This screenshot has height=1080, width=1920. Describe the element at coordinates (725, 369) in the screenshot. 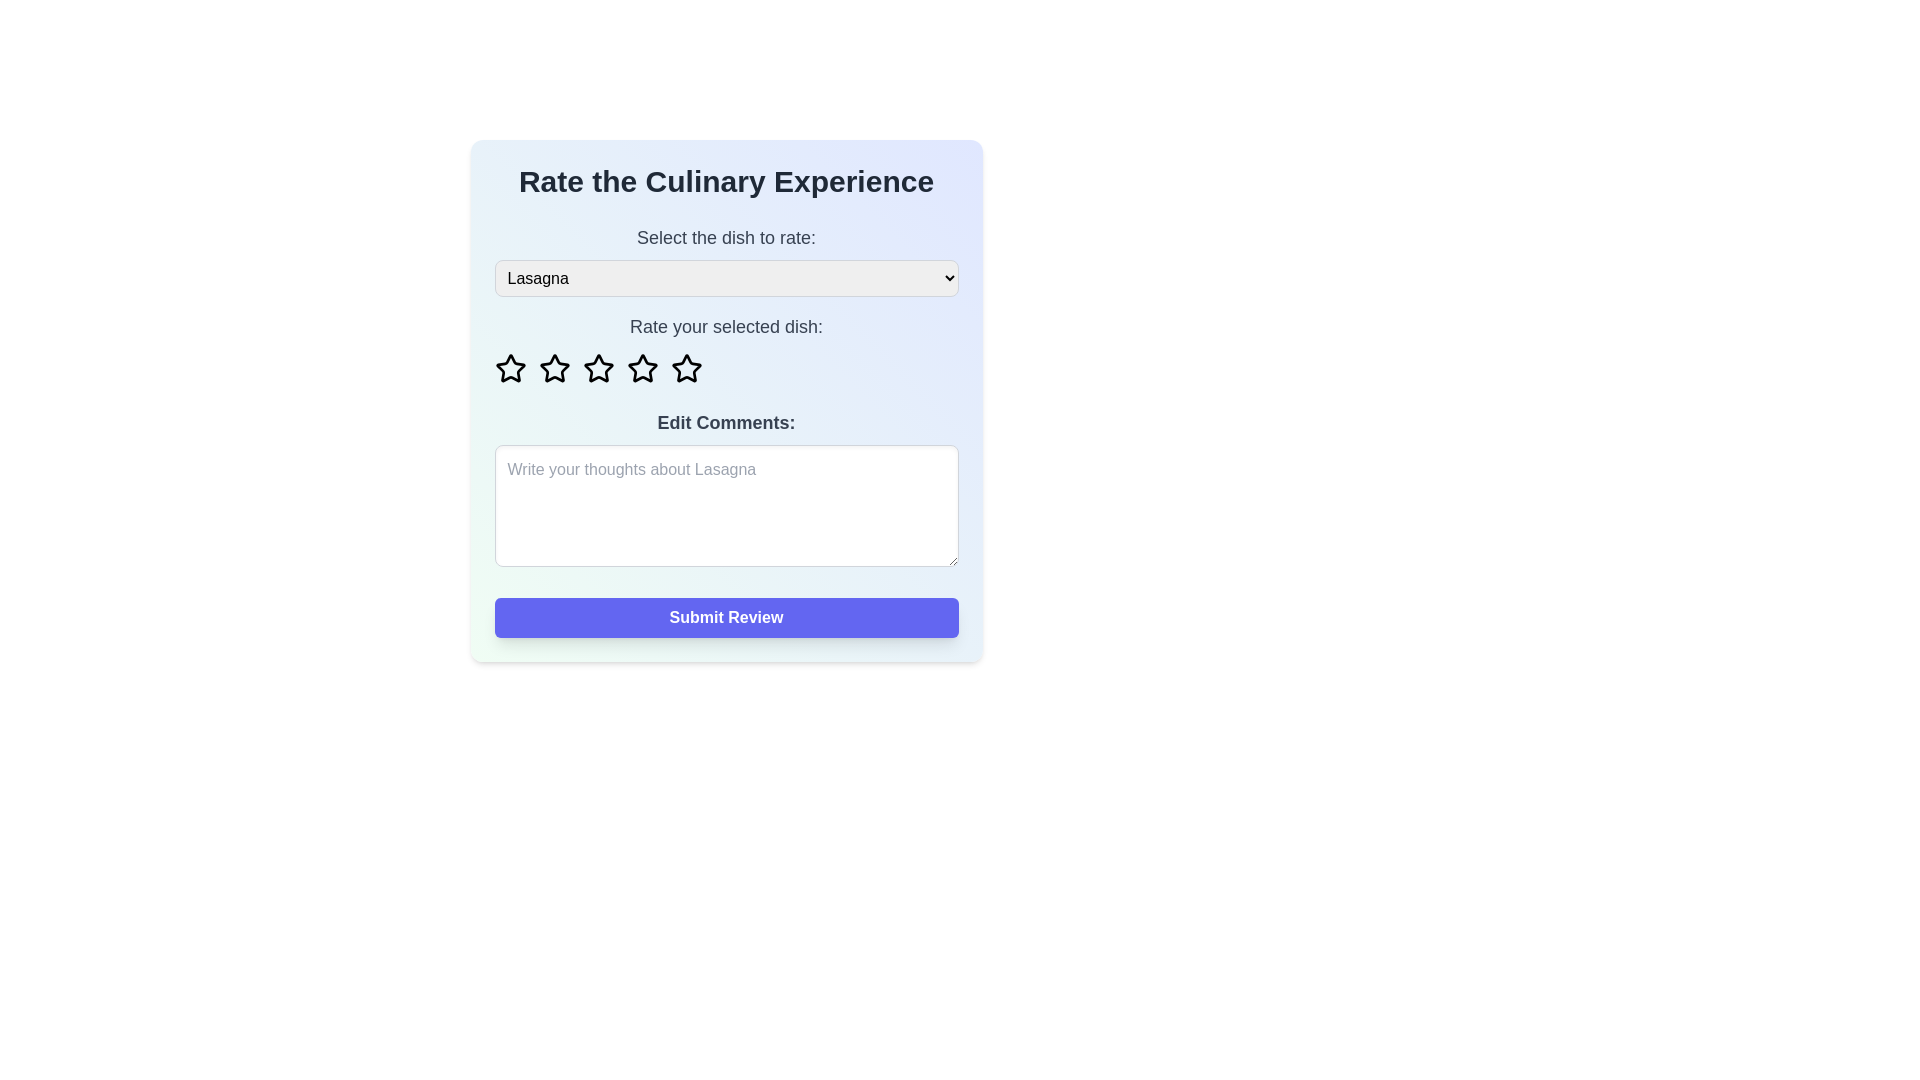

I see `the Rating component consisting of clickable star icons, which is located directly below the text 'Rate your selected dish:'` at that location.